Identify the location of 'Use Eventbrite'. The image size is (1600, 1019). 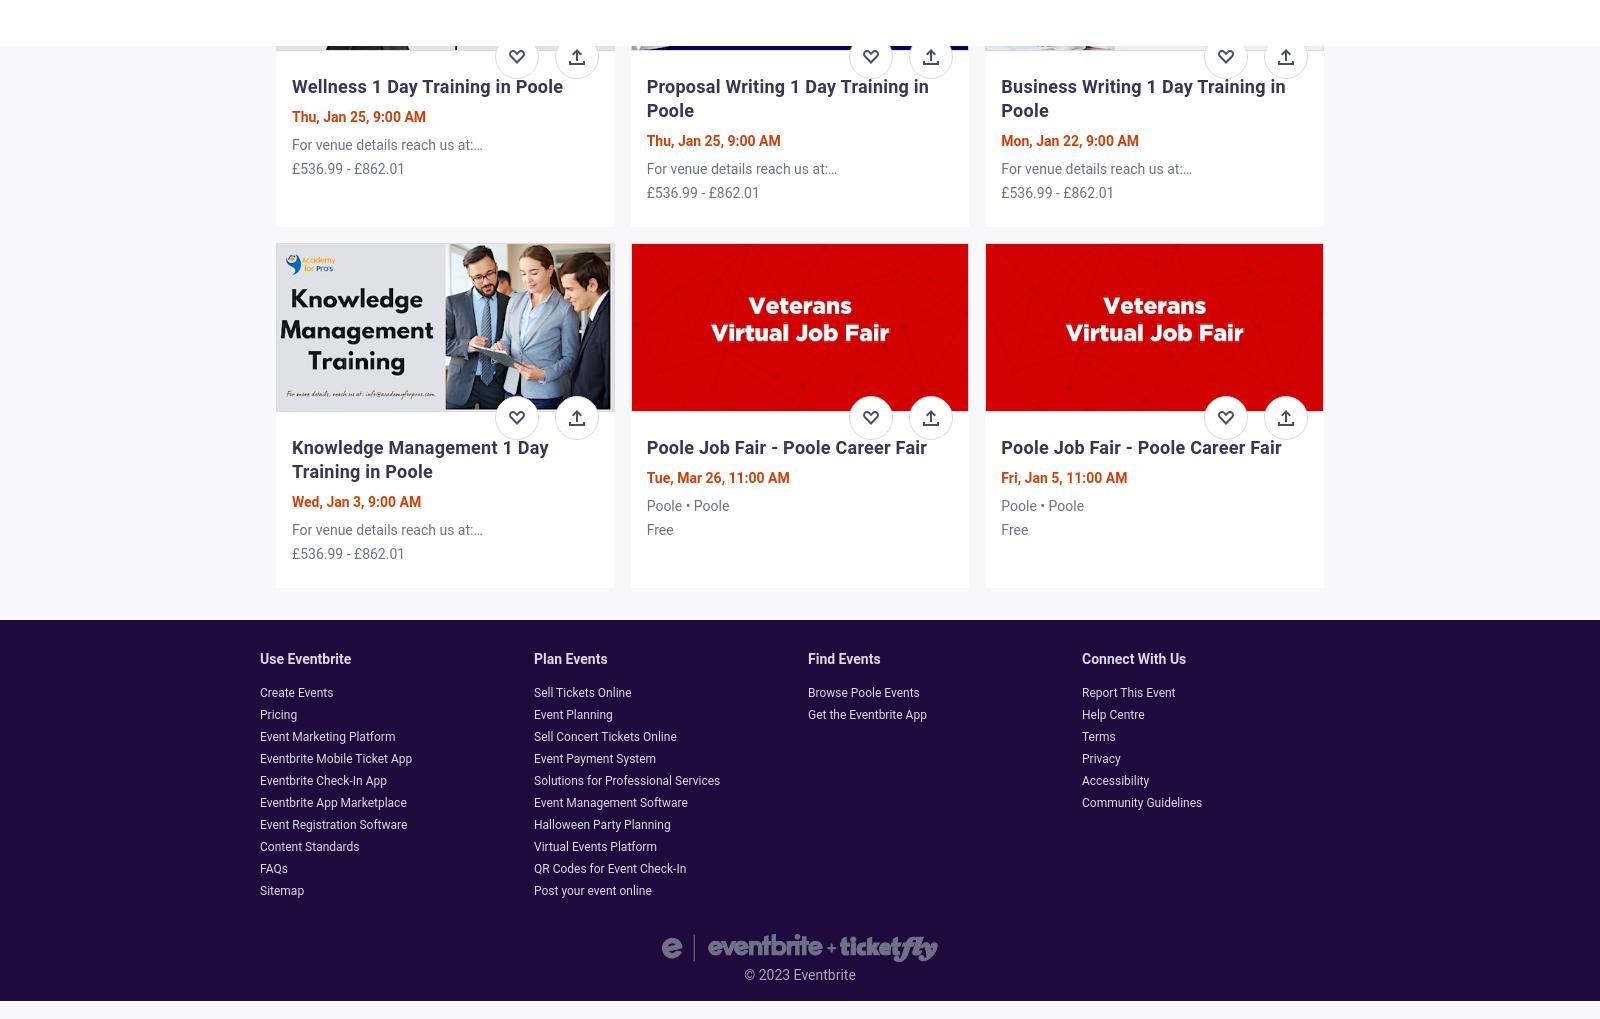
(305, 656).